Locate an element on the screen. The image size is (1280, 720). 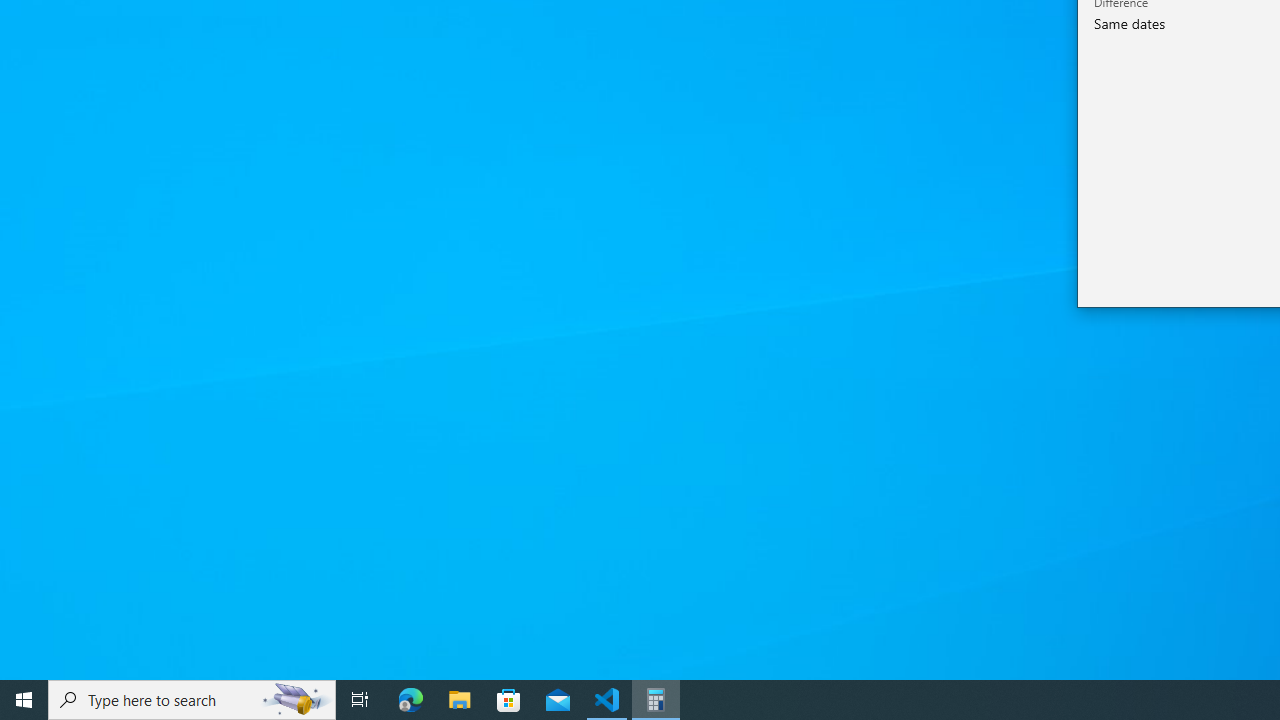
'Microsoft Store' is located at coordinates (509, 698).